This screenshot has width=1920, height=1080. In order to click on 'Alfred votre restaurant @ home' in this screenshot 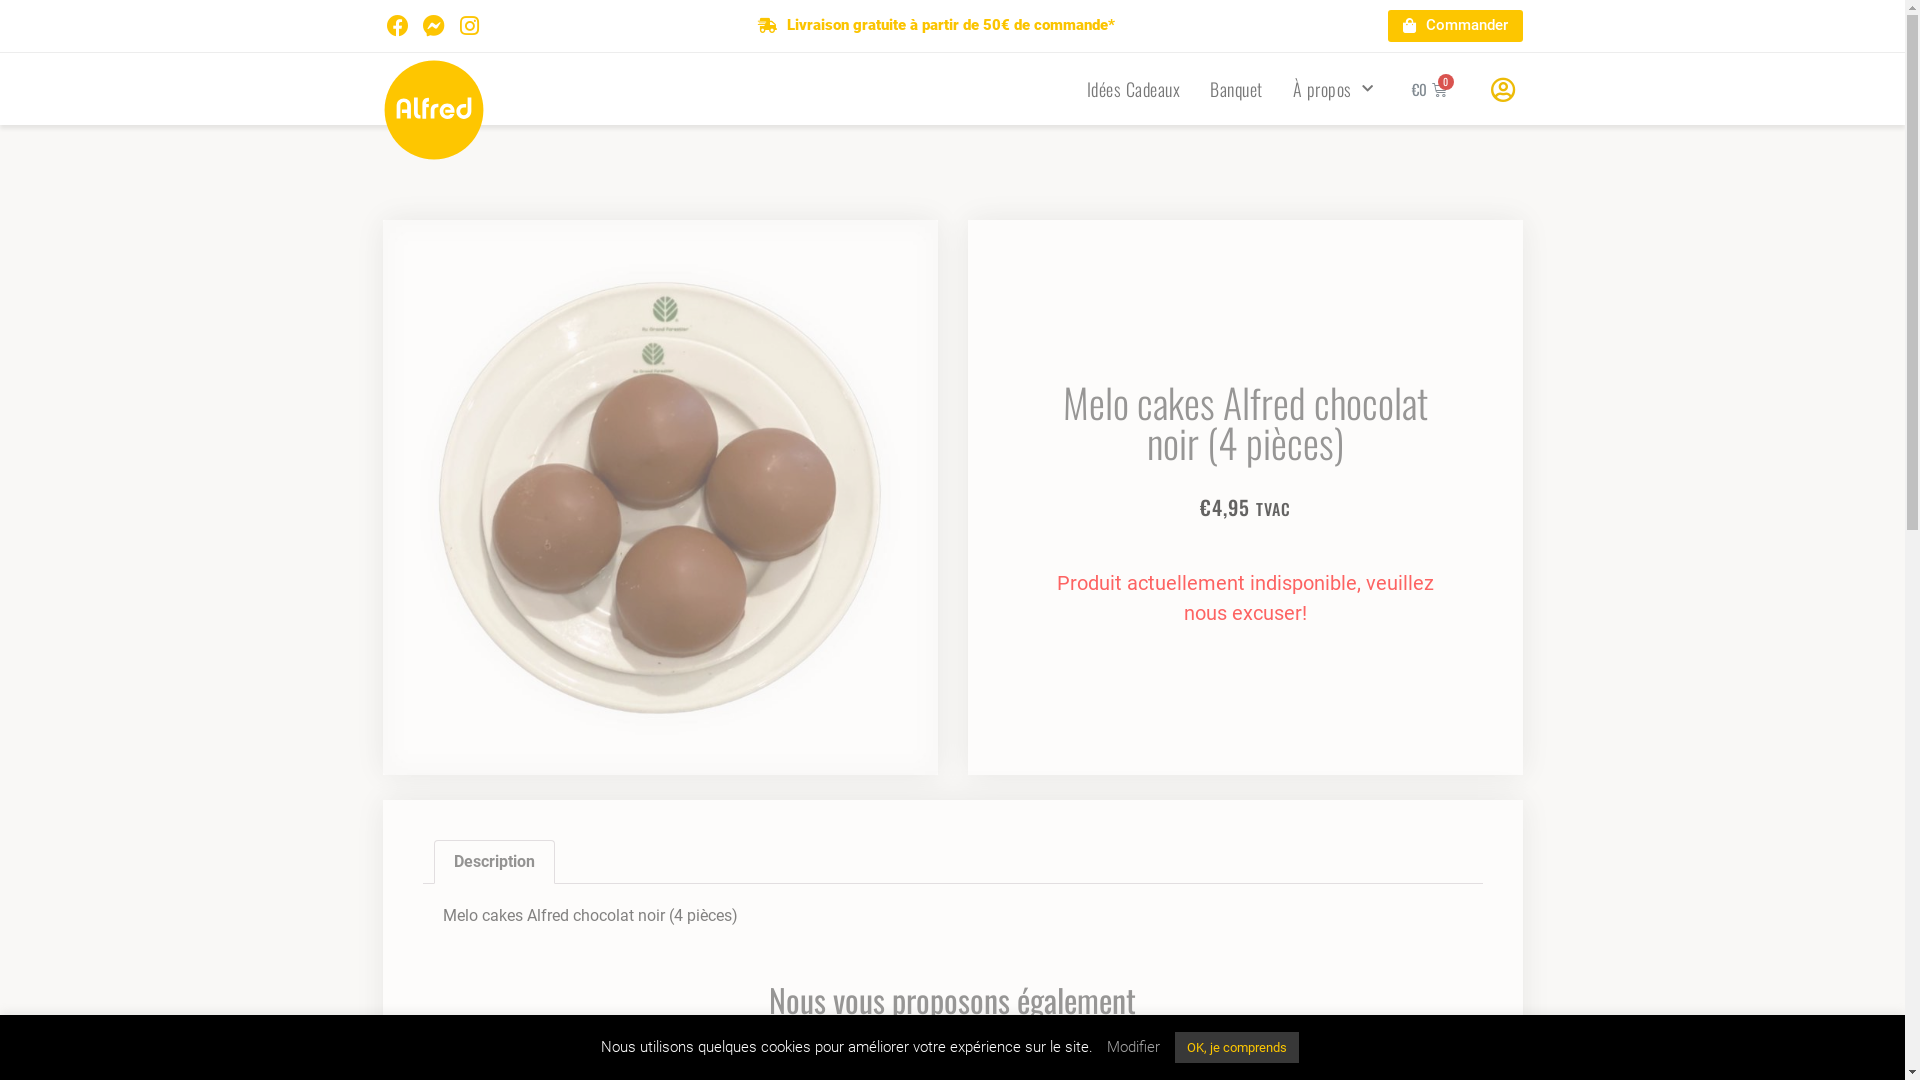, I will do `click(432, 110)`.